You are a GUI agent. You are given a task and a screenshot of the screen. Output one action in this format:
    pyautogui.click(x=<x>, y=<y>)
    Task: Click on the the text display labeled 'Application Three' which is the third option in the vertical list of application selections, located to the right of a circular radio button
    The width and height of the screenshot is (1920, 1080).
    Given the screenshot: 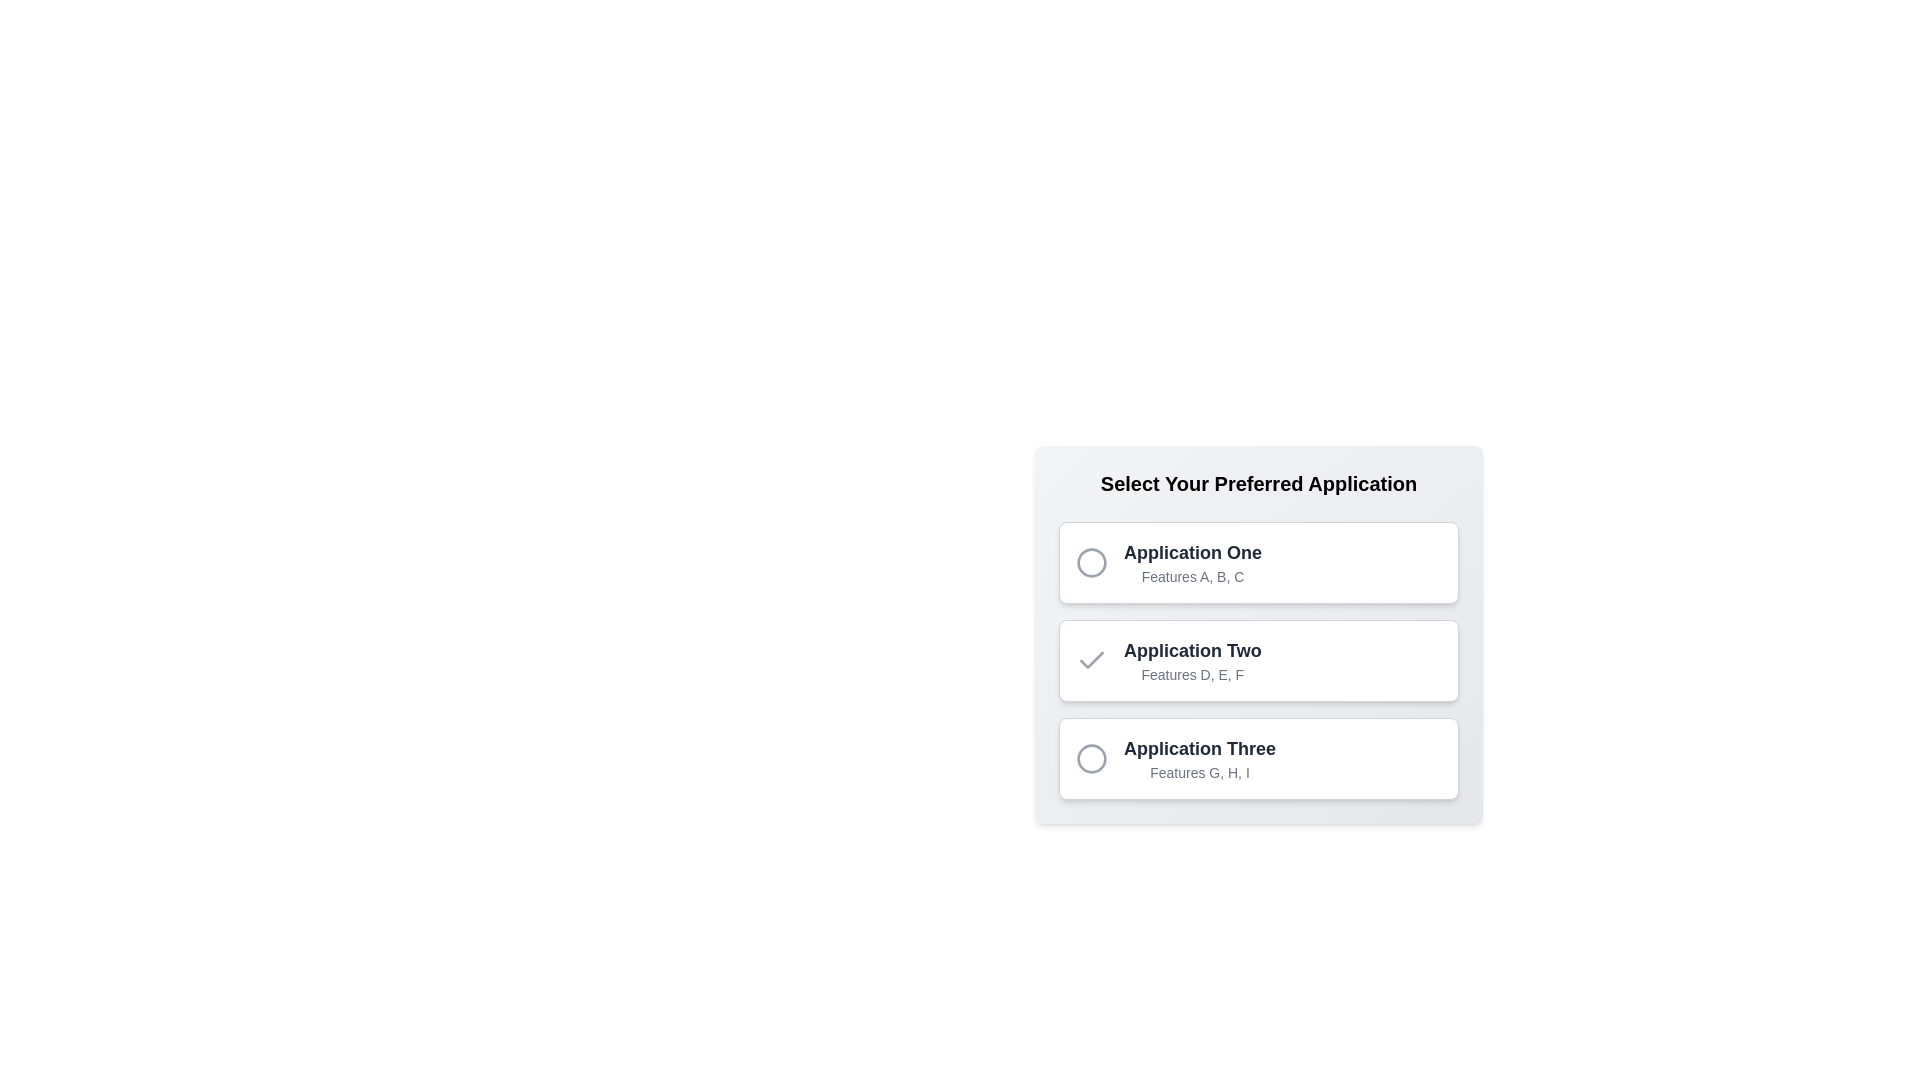 What is the action you would take?
    pyautogui.click(x=1200, y=759)
    